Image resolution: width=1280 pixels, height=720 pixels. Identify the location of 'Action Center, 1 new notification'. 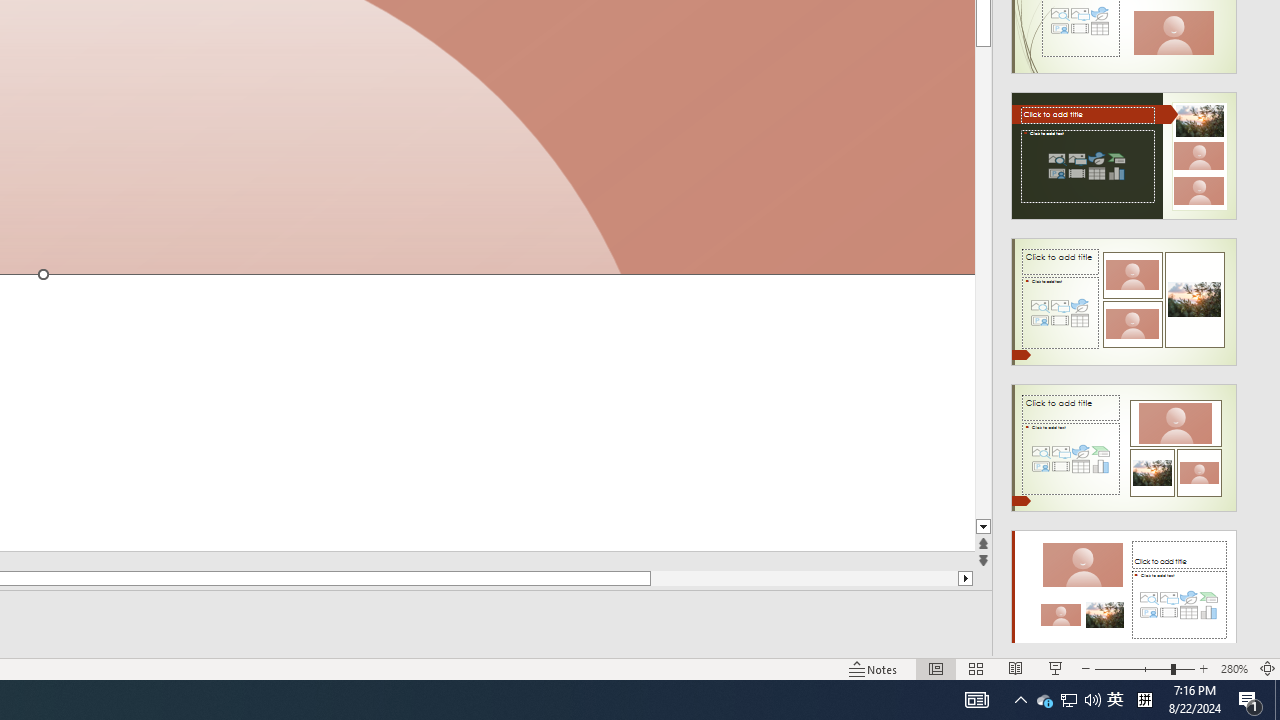
(1250, 698).